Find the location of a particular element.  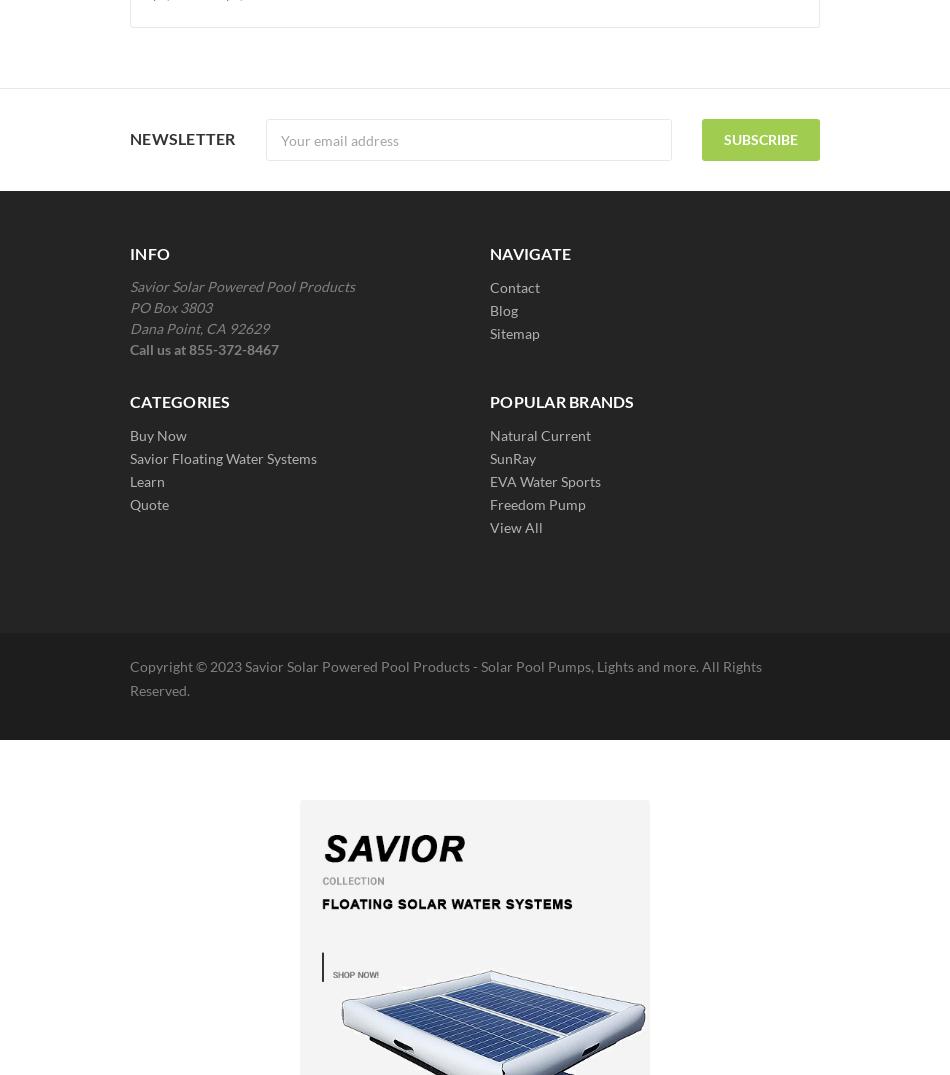

'Contact' is located at coordinates (514, 287).